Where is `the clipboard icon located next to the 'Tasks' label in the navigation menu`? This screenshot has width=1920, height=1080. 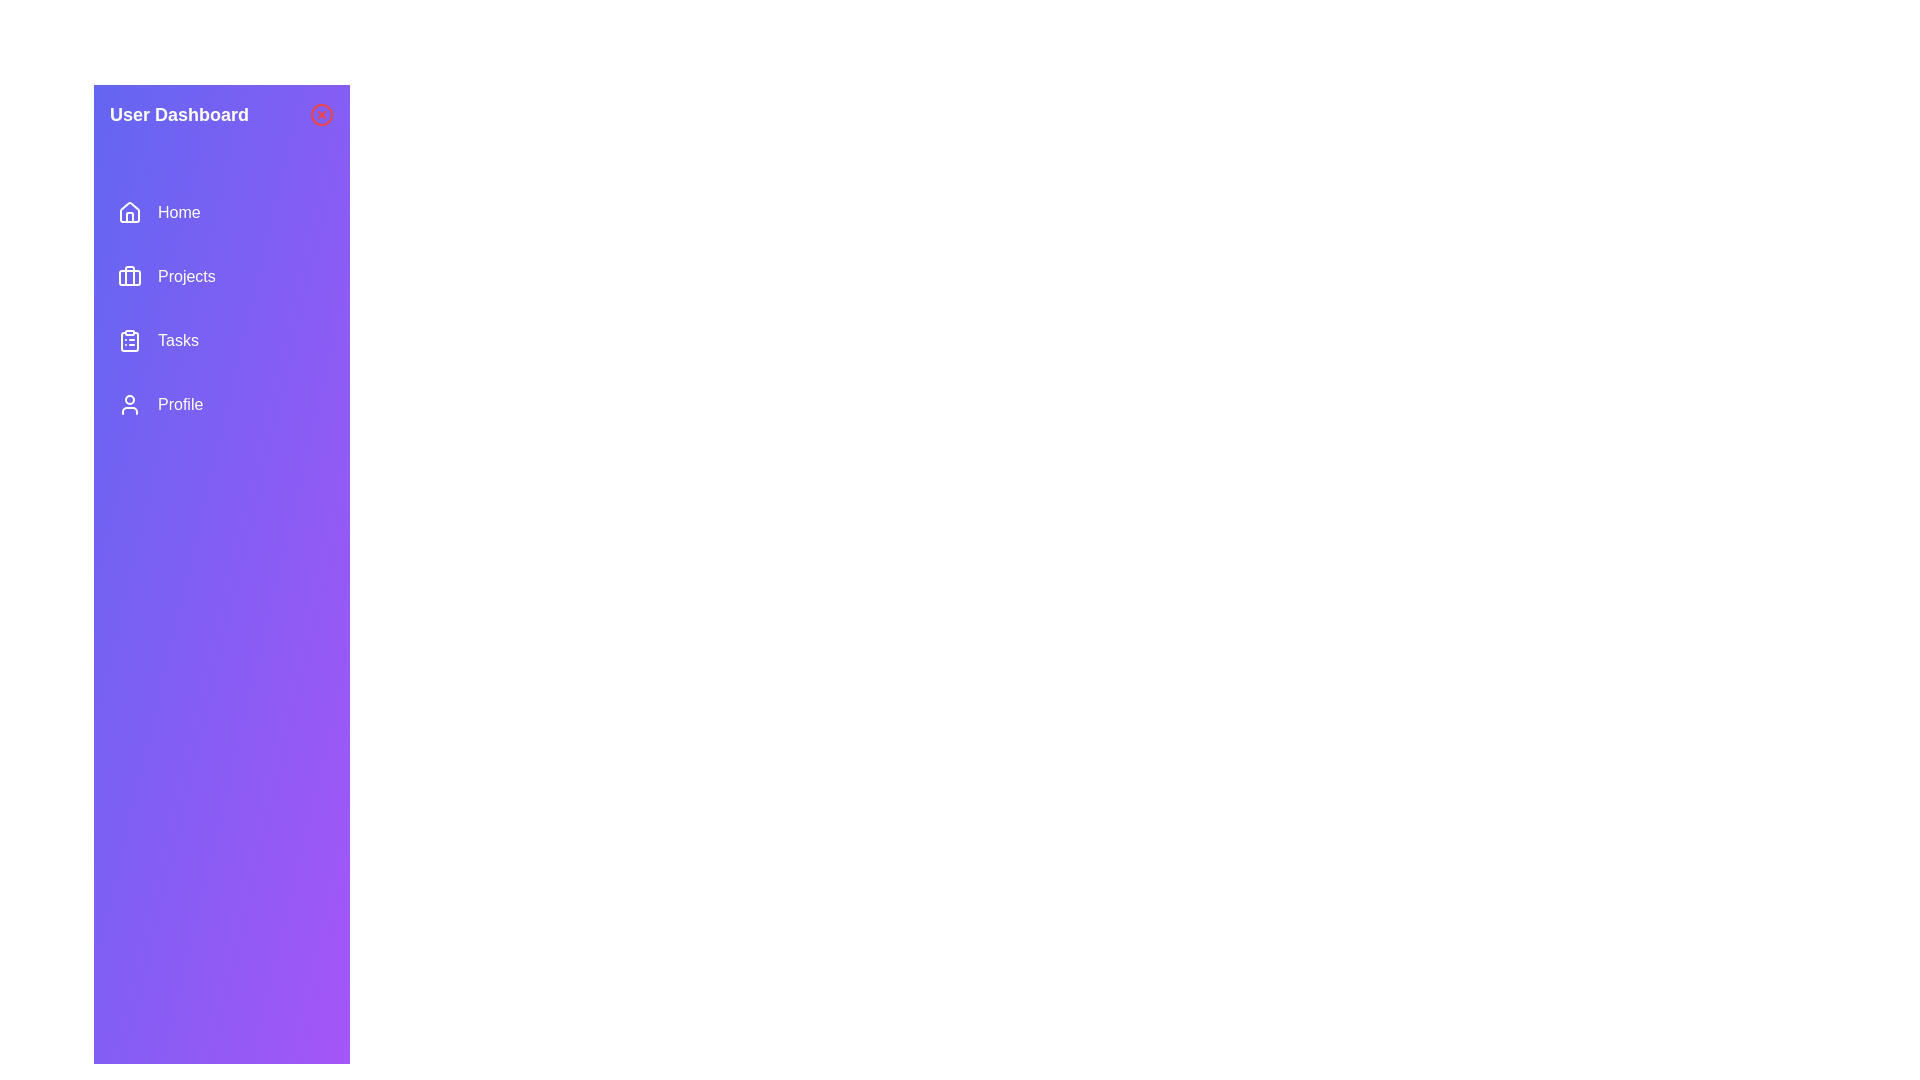 the clipboard icon located next to the 'Tasks' label in the navigation menu is located at coordinates (128, 339).